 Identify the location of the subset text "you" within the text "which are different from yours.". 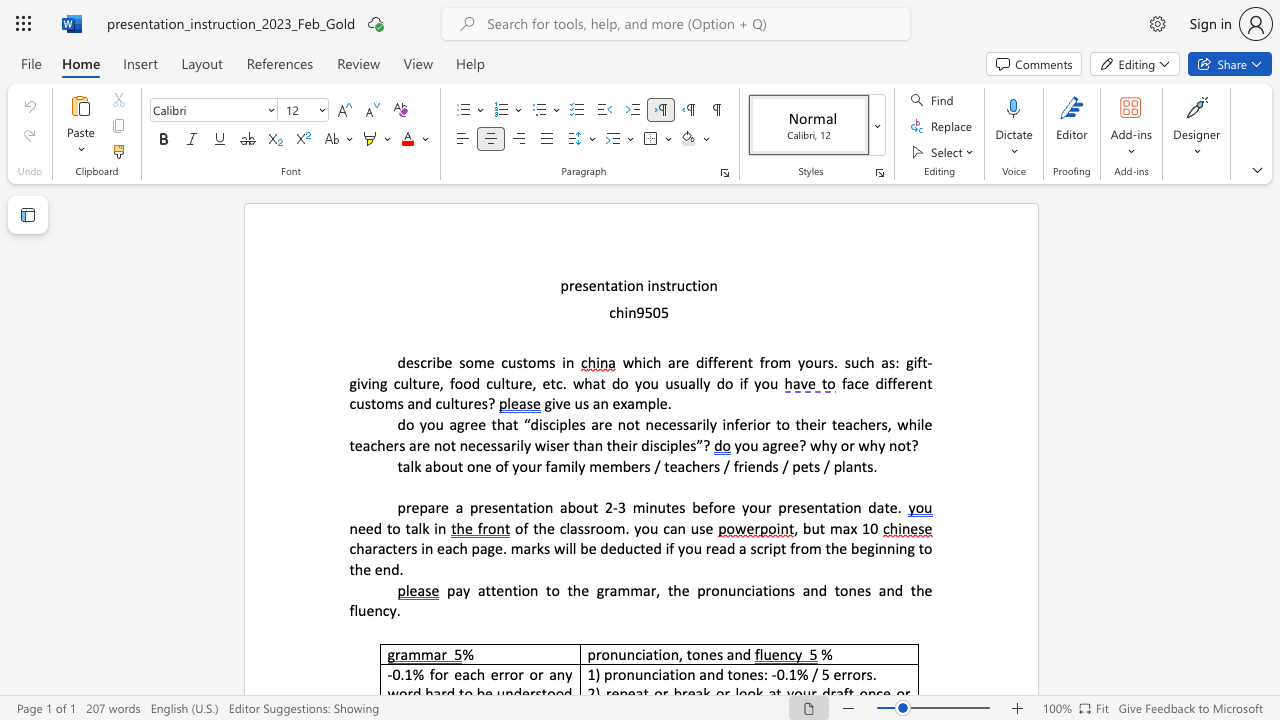
(797, 362).